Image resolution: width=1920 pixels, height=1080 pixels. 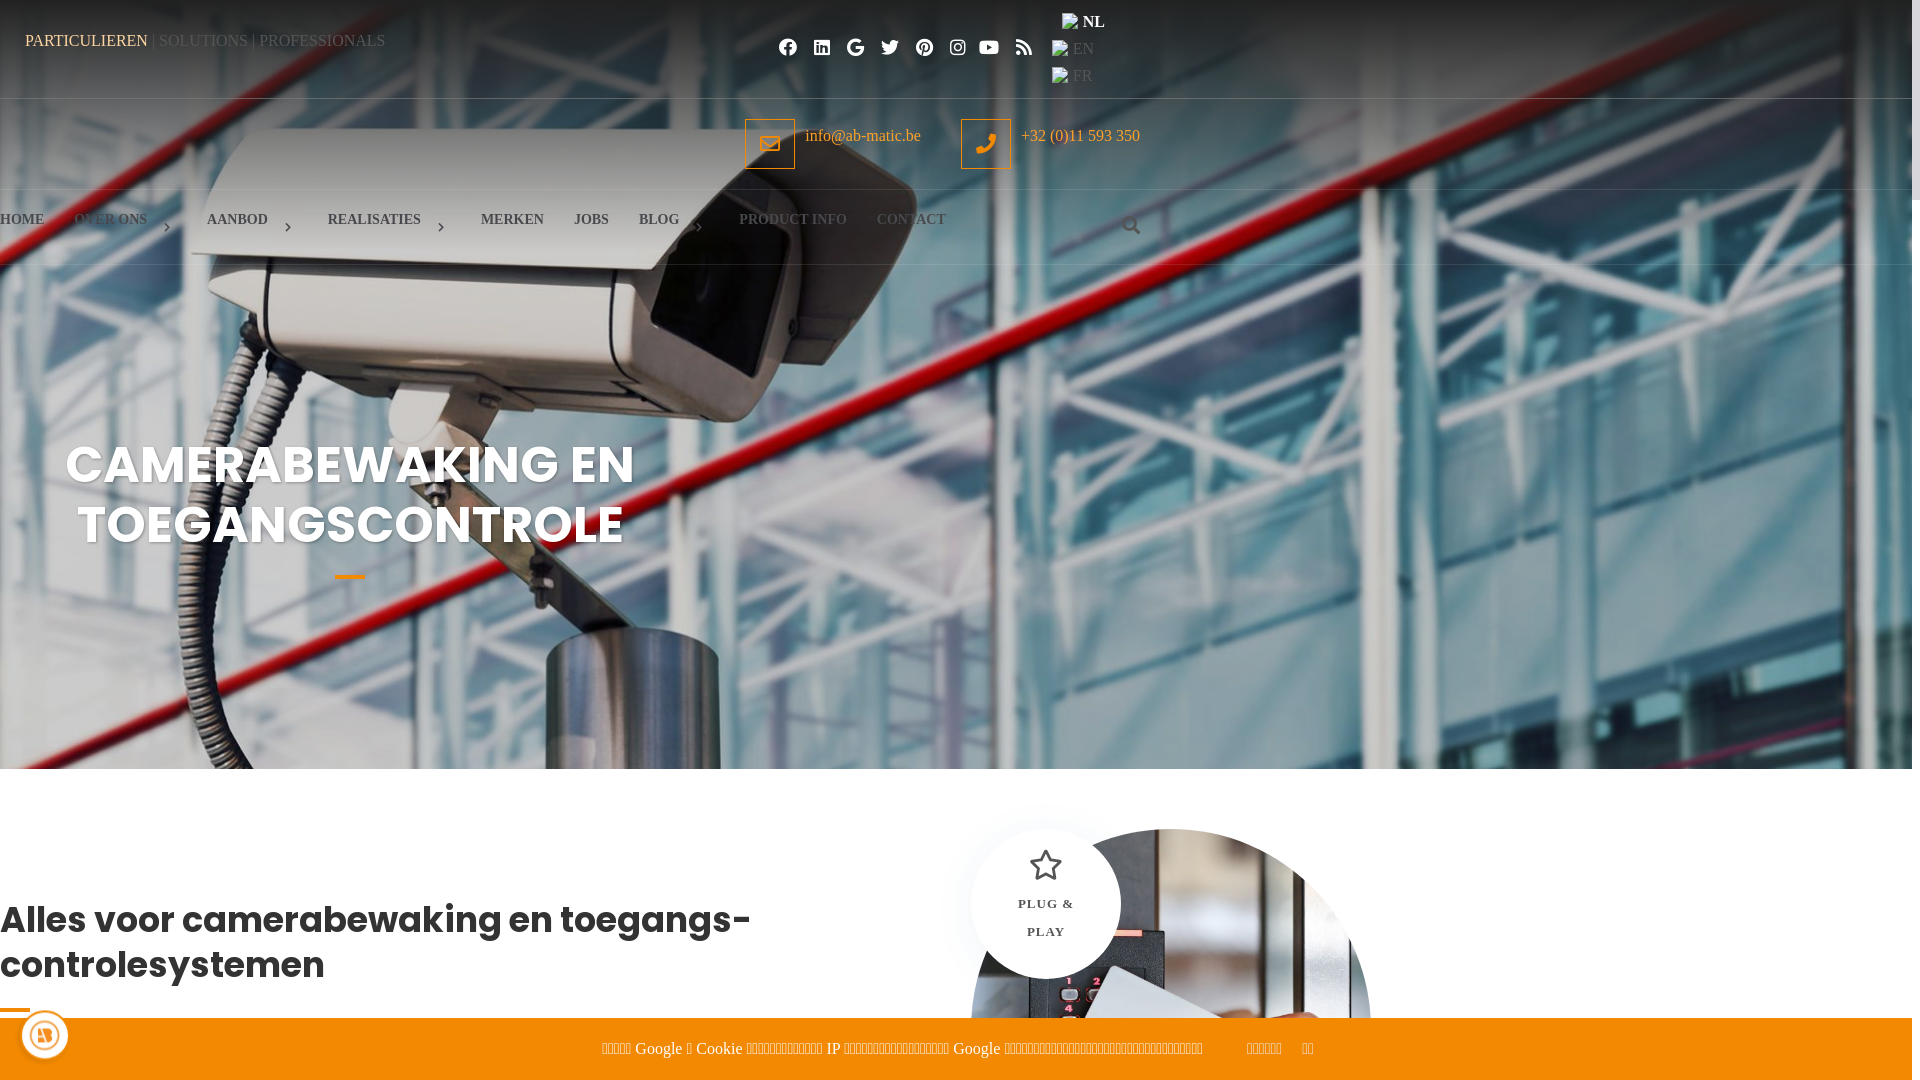 I want to click on 'PRODUCT INFO', so click(x=791, y=219).